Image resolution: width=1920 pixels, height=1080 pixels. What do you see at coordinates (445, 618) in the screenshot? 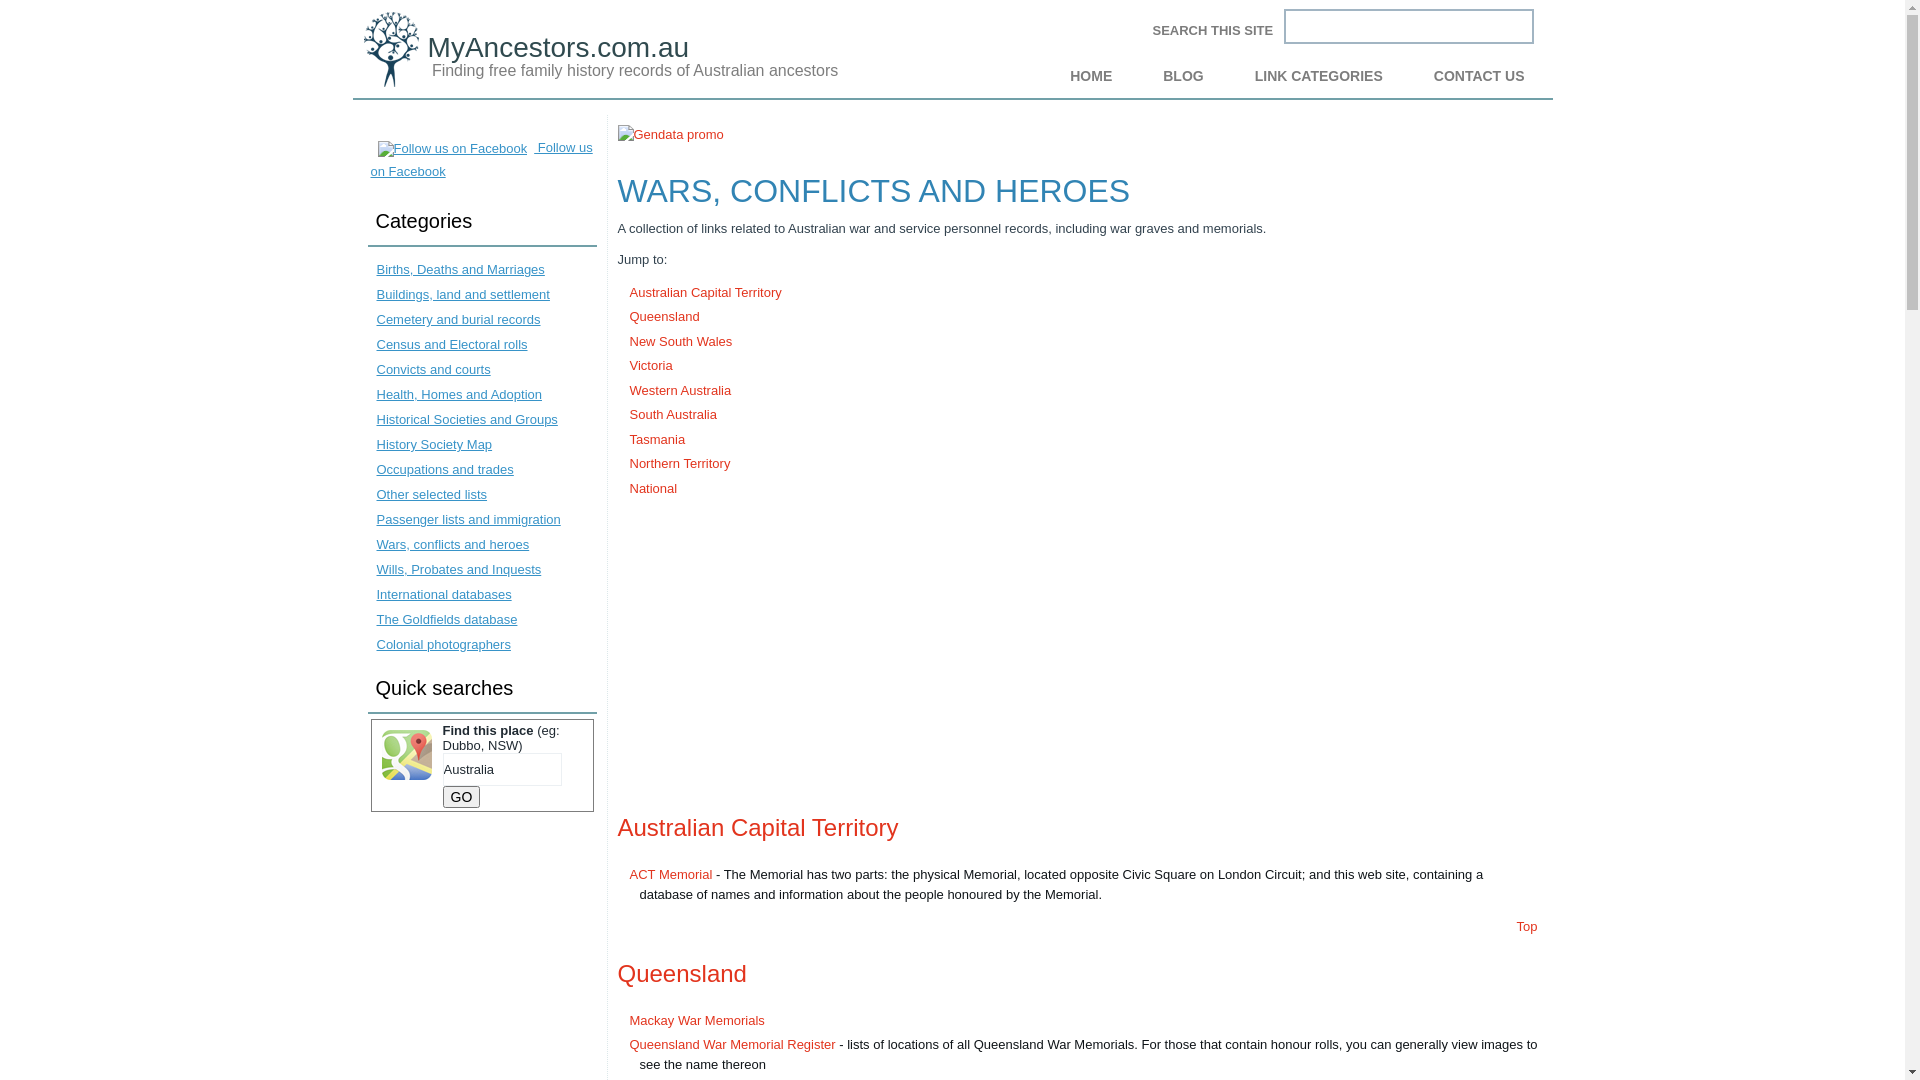
I see `'The Goldfields database'` at bounding box center [445, 618].